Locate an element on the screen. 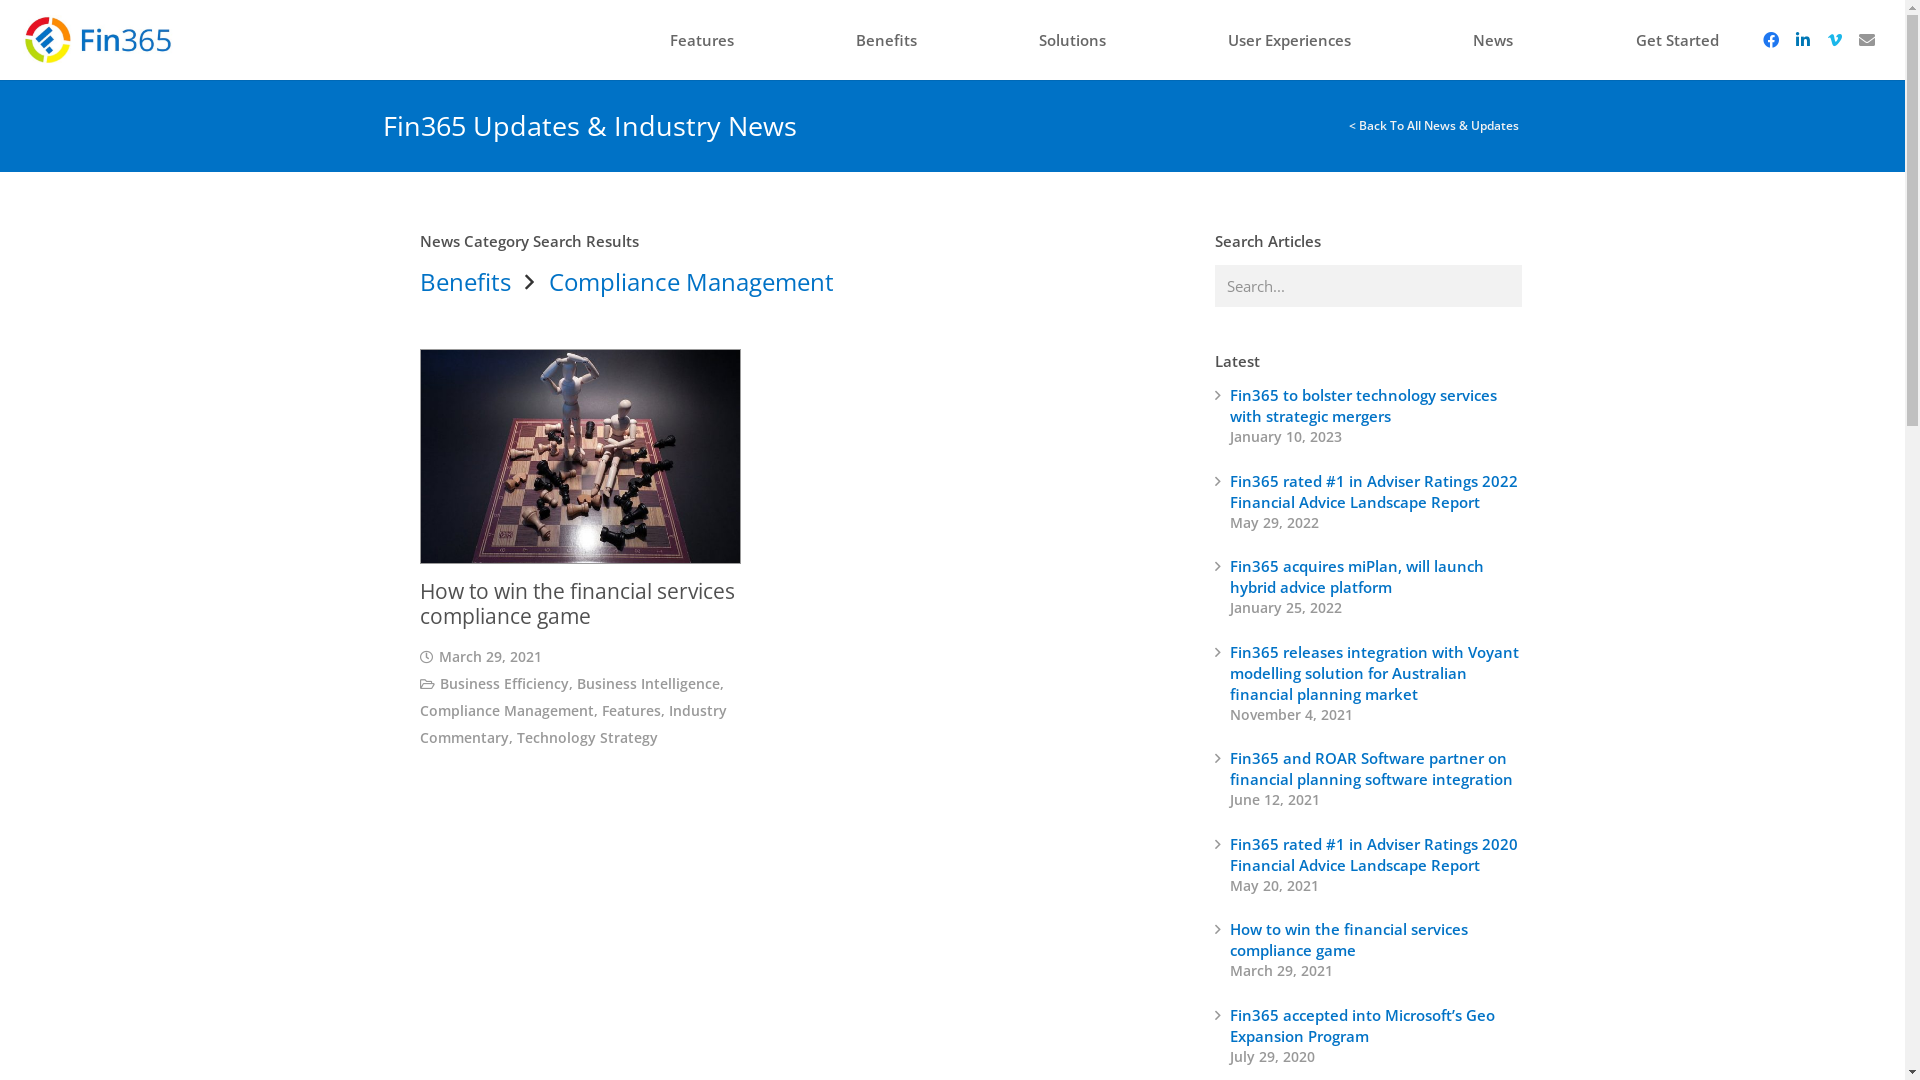 Image resolution: width=1920 pixels, height=1080 pixels. 'Benefits' is located at coordinates (885, 39).